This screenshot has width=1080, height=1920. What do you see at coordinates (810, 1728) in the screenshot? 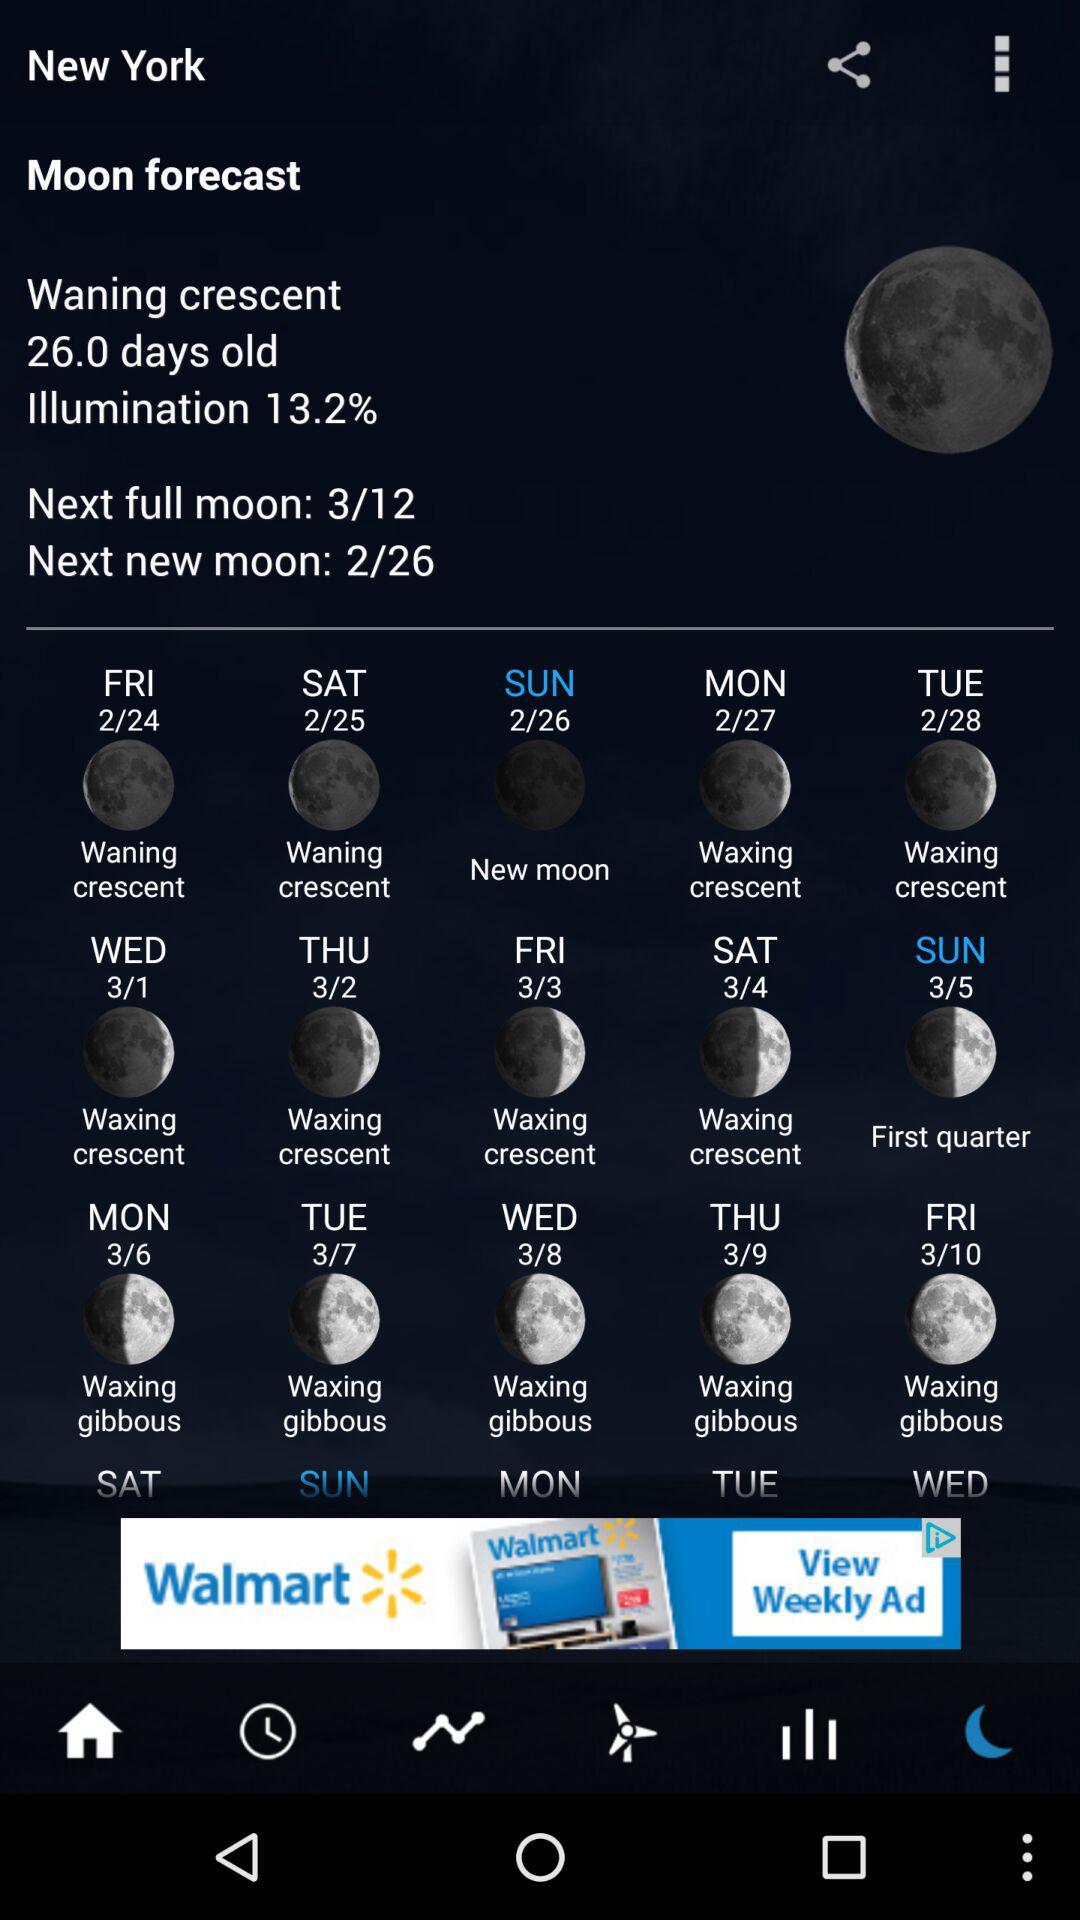
I see `detaild 10-day forecast` at bounding box center [810, 1728].